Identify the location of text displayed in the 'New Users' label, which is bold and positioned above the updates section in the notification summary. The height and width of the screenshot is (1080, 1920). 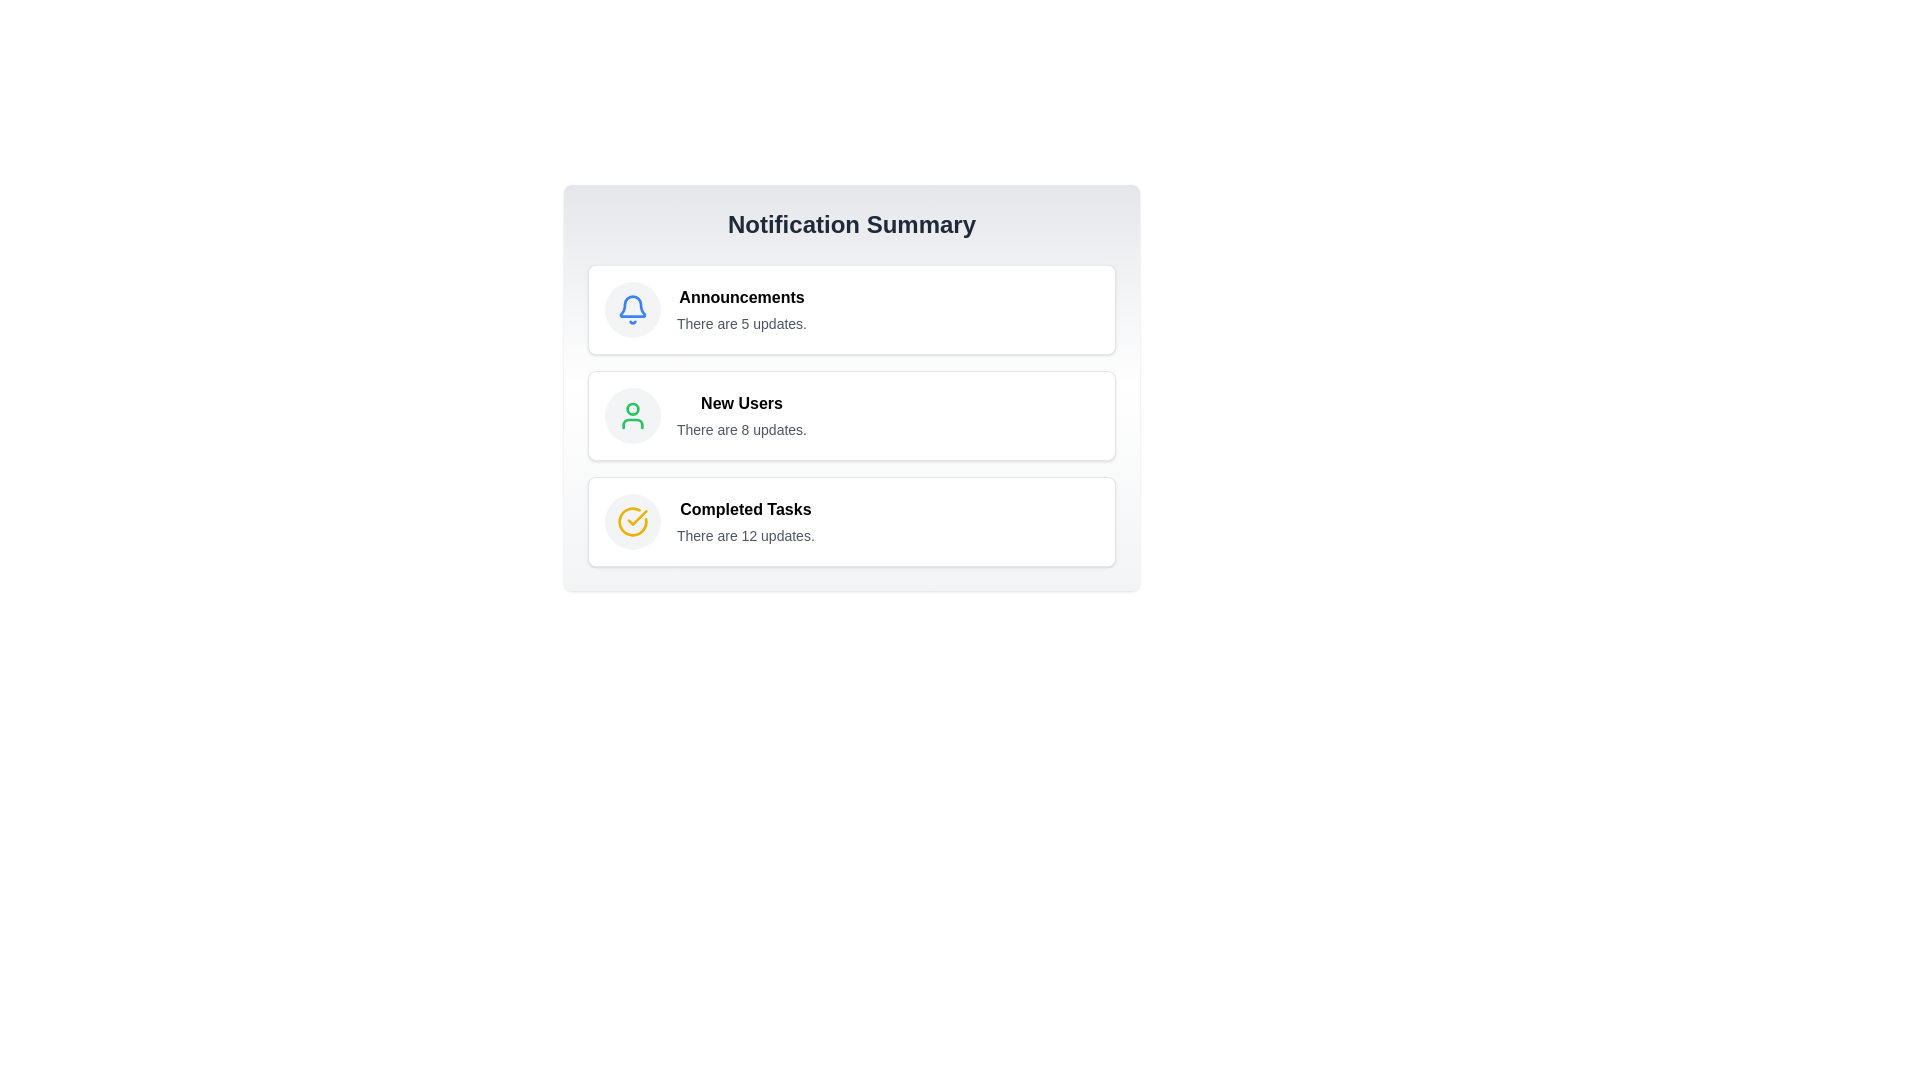
(741, 404).